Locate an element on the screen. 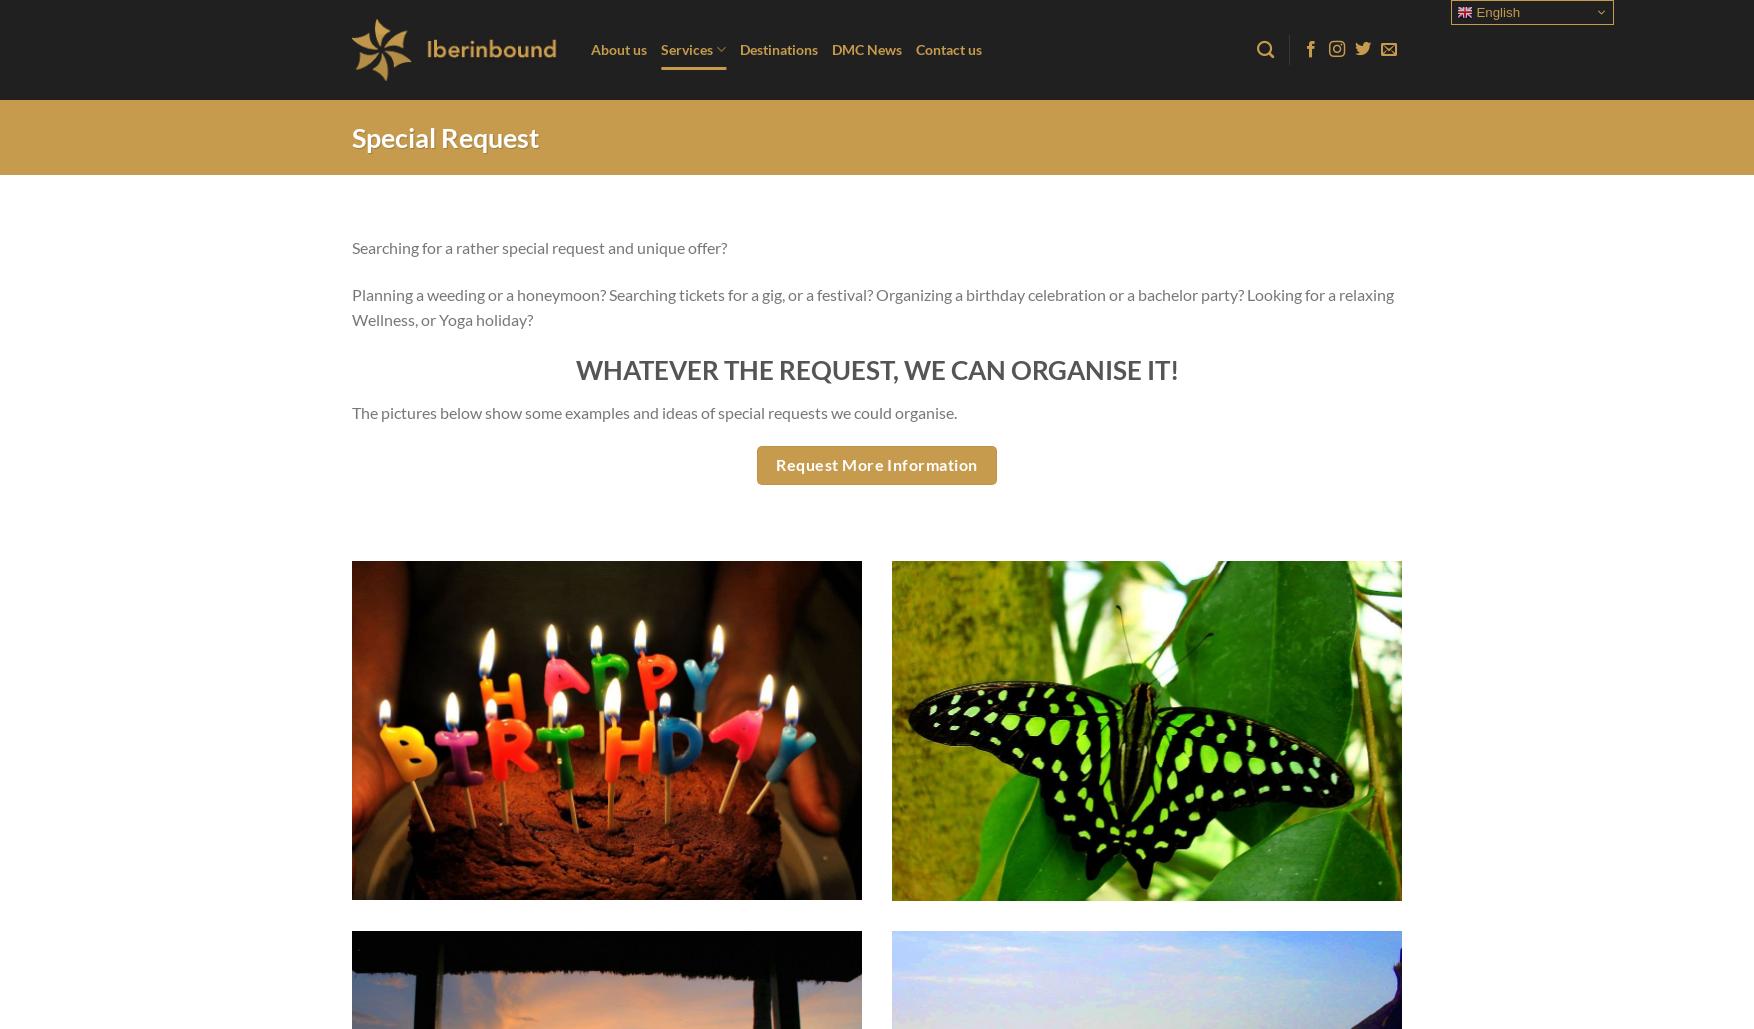 This screenshot has height=1029, width=1754. 'Special Request' is located at coordinates (444, 136).